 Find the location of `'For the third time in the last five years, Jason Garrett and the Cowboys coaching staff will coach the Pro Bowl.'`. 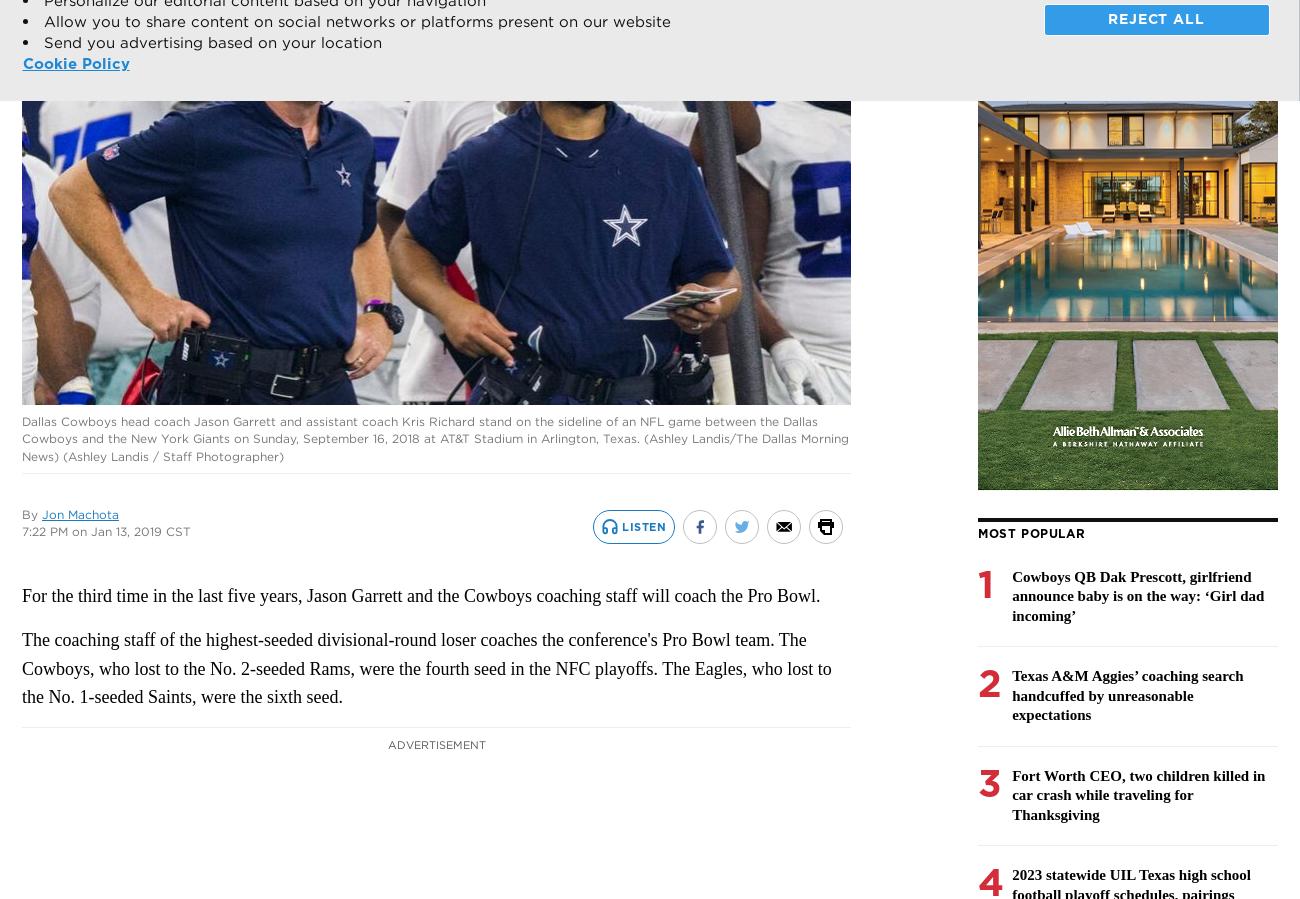

'For the third time in the last five years, Jason Garrett and the Cowboys coaching staff will coach the Pro Bowl.' is located at coordinates (20, 596).